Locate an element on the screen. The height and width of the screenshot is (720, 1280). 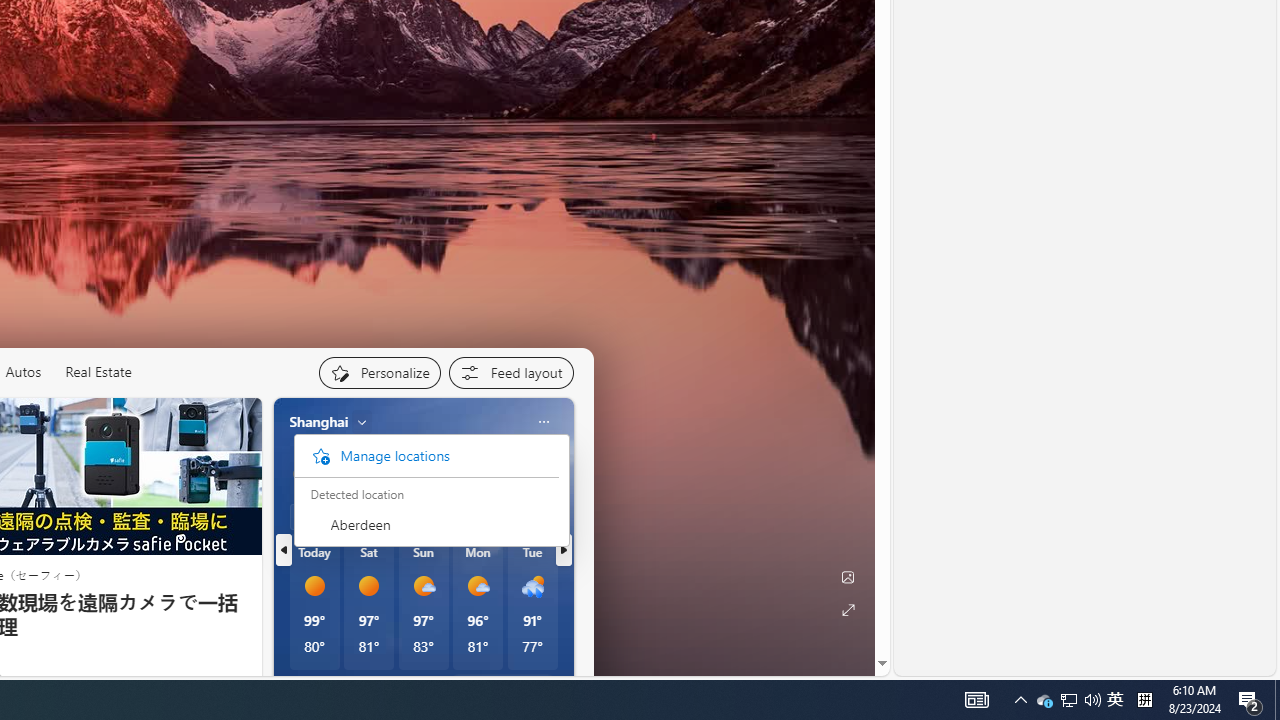
'Class: icon-img' is located at coordinates (543, 420).